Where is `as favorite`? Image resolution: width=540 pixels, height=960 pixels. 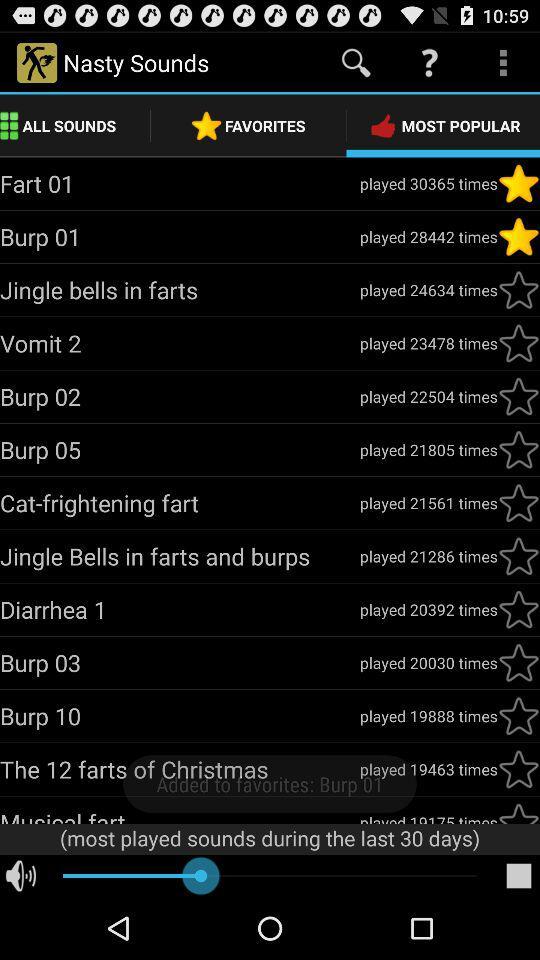
as favorite is located at coordinates (518, 289).